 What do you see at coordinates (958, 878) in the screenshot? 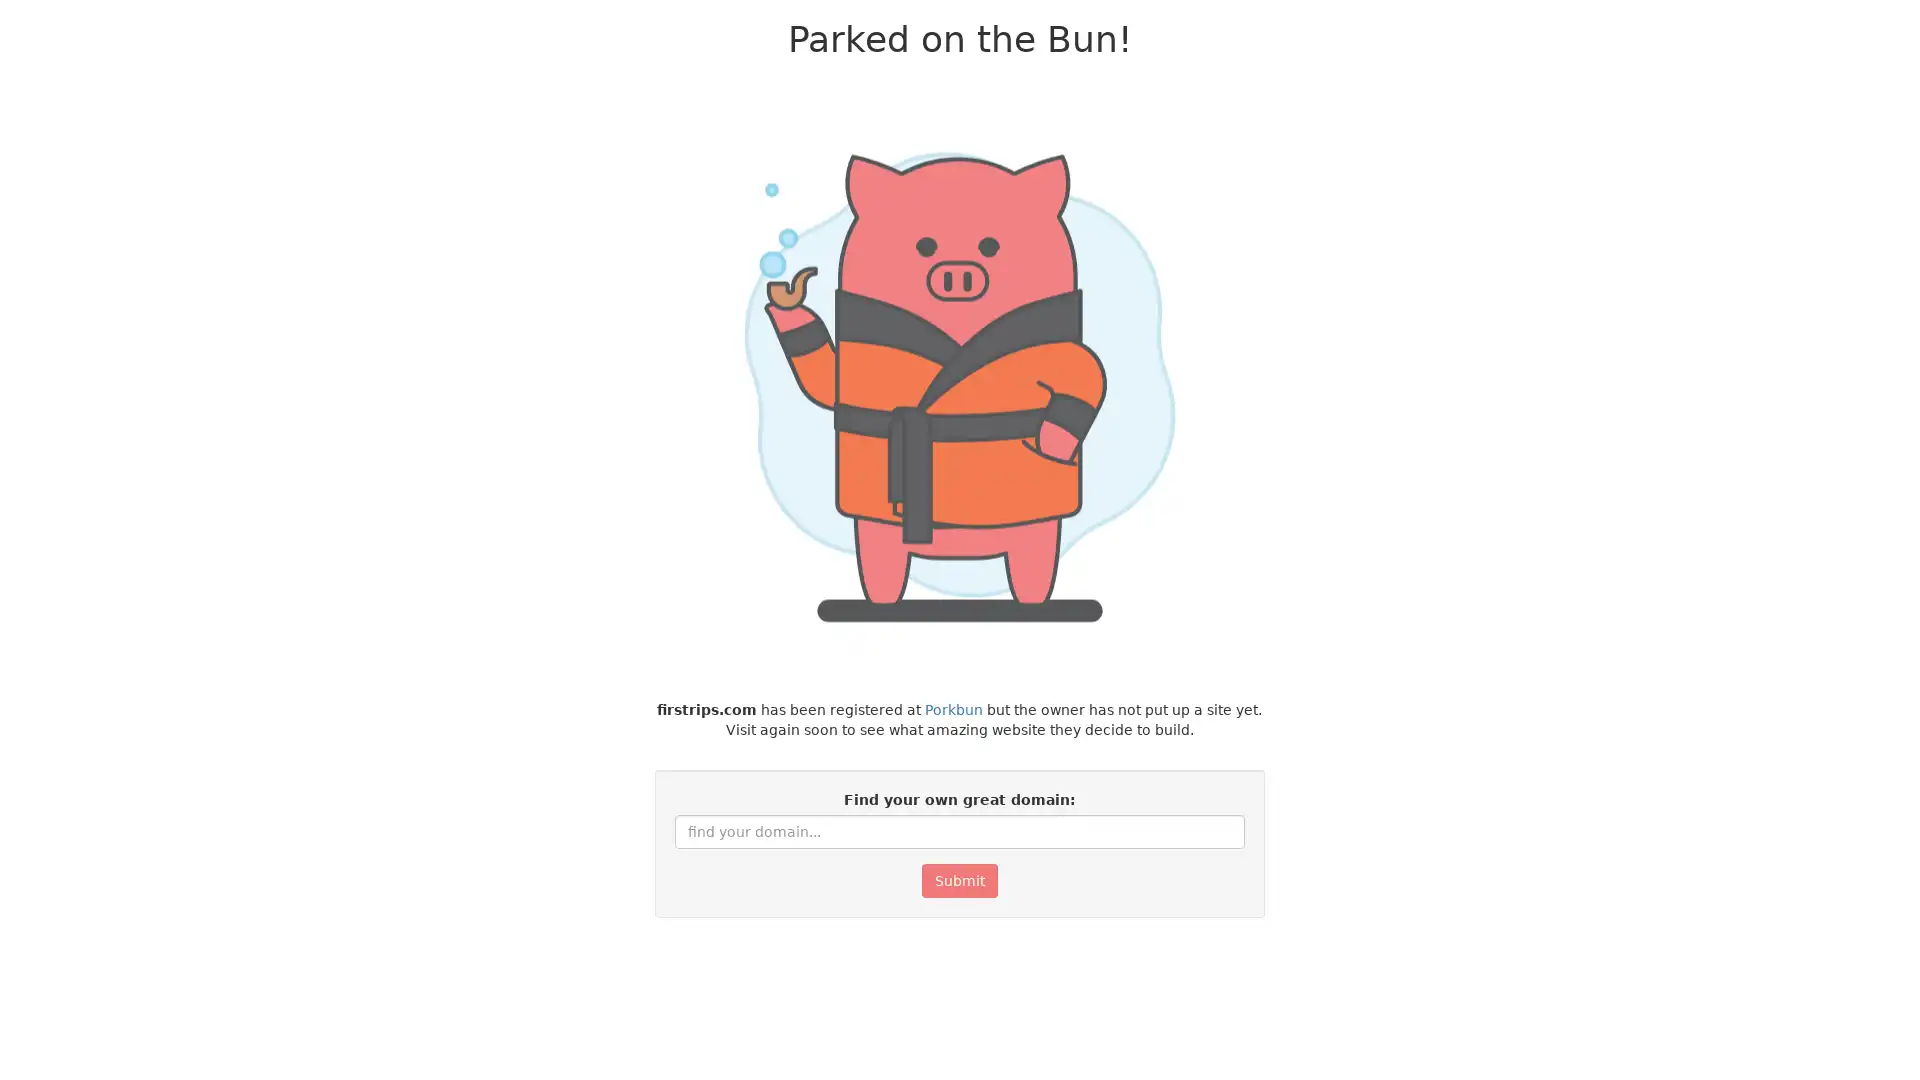
I see `Submit` at bounding box center [958, 878].